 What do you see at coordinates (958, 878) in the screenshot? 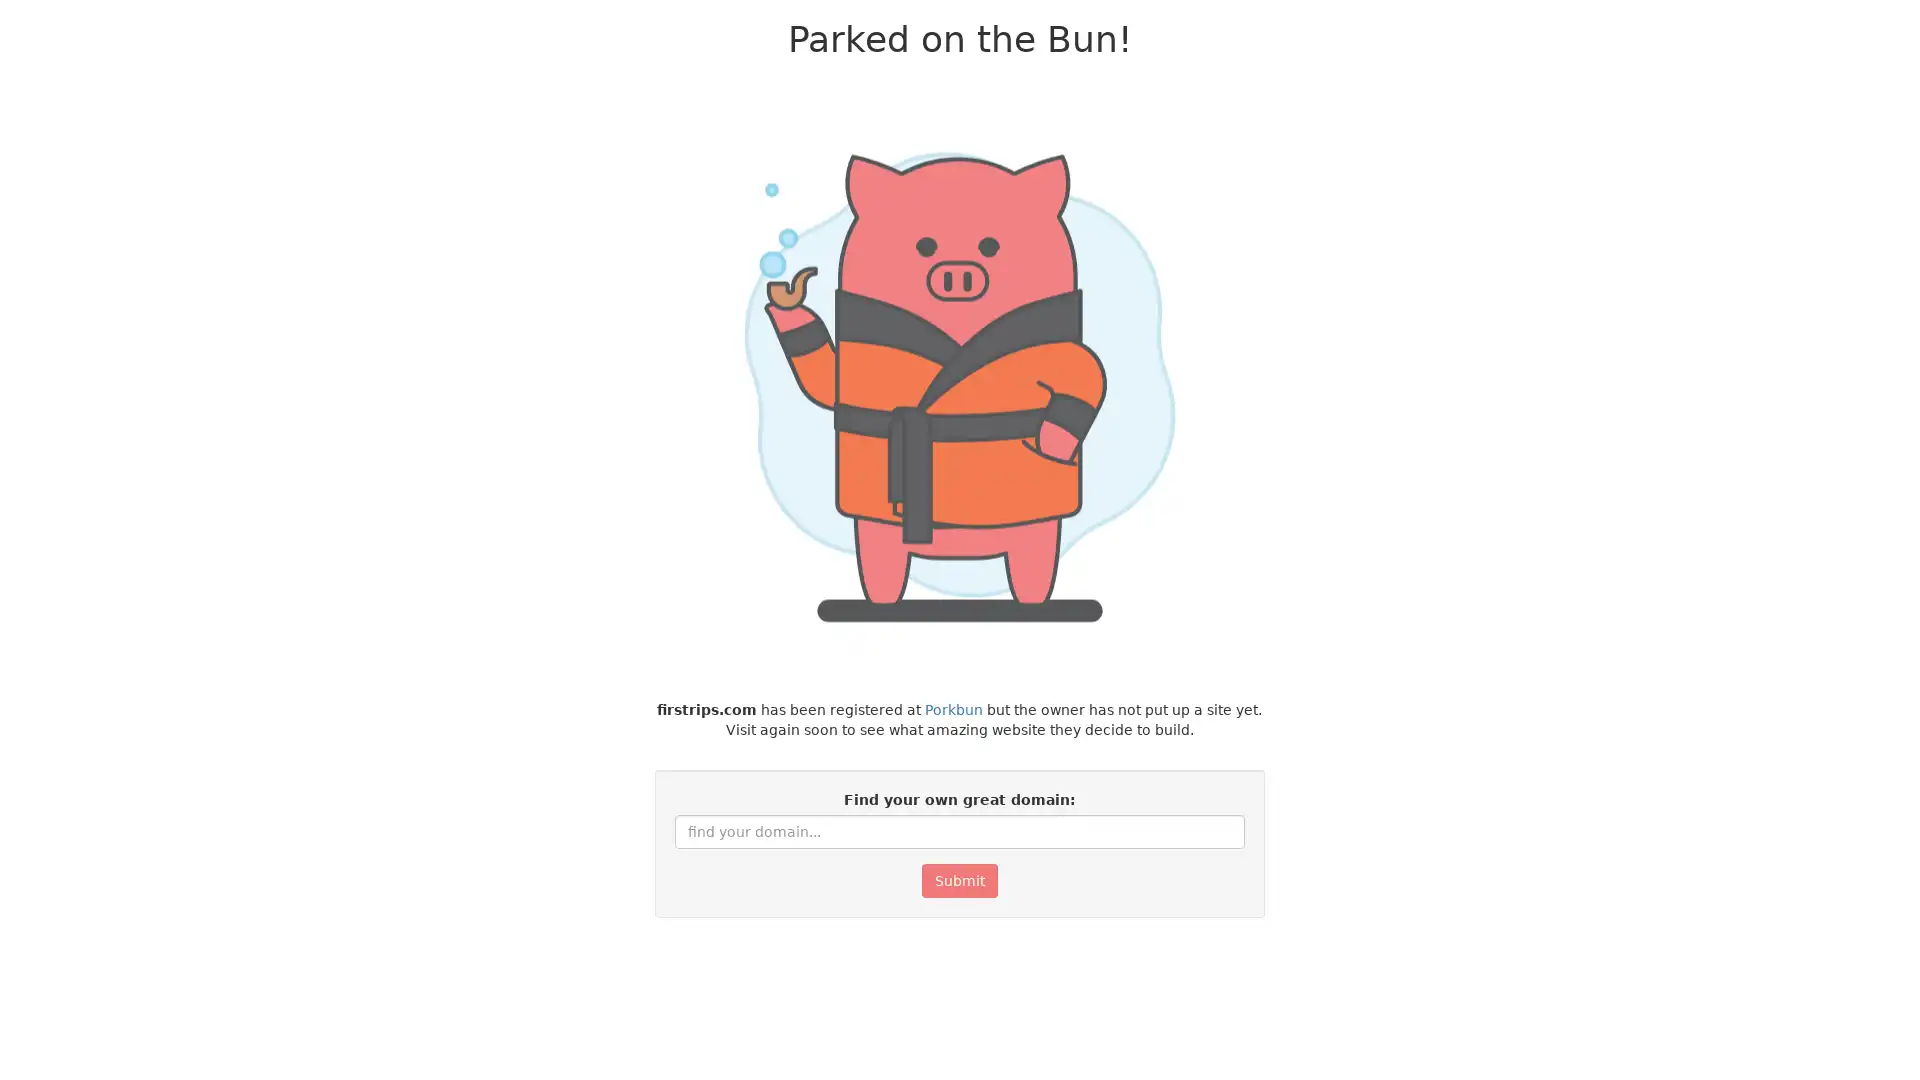
I see `Submit` at bounding box center [958, 878].